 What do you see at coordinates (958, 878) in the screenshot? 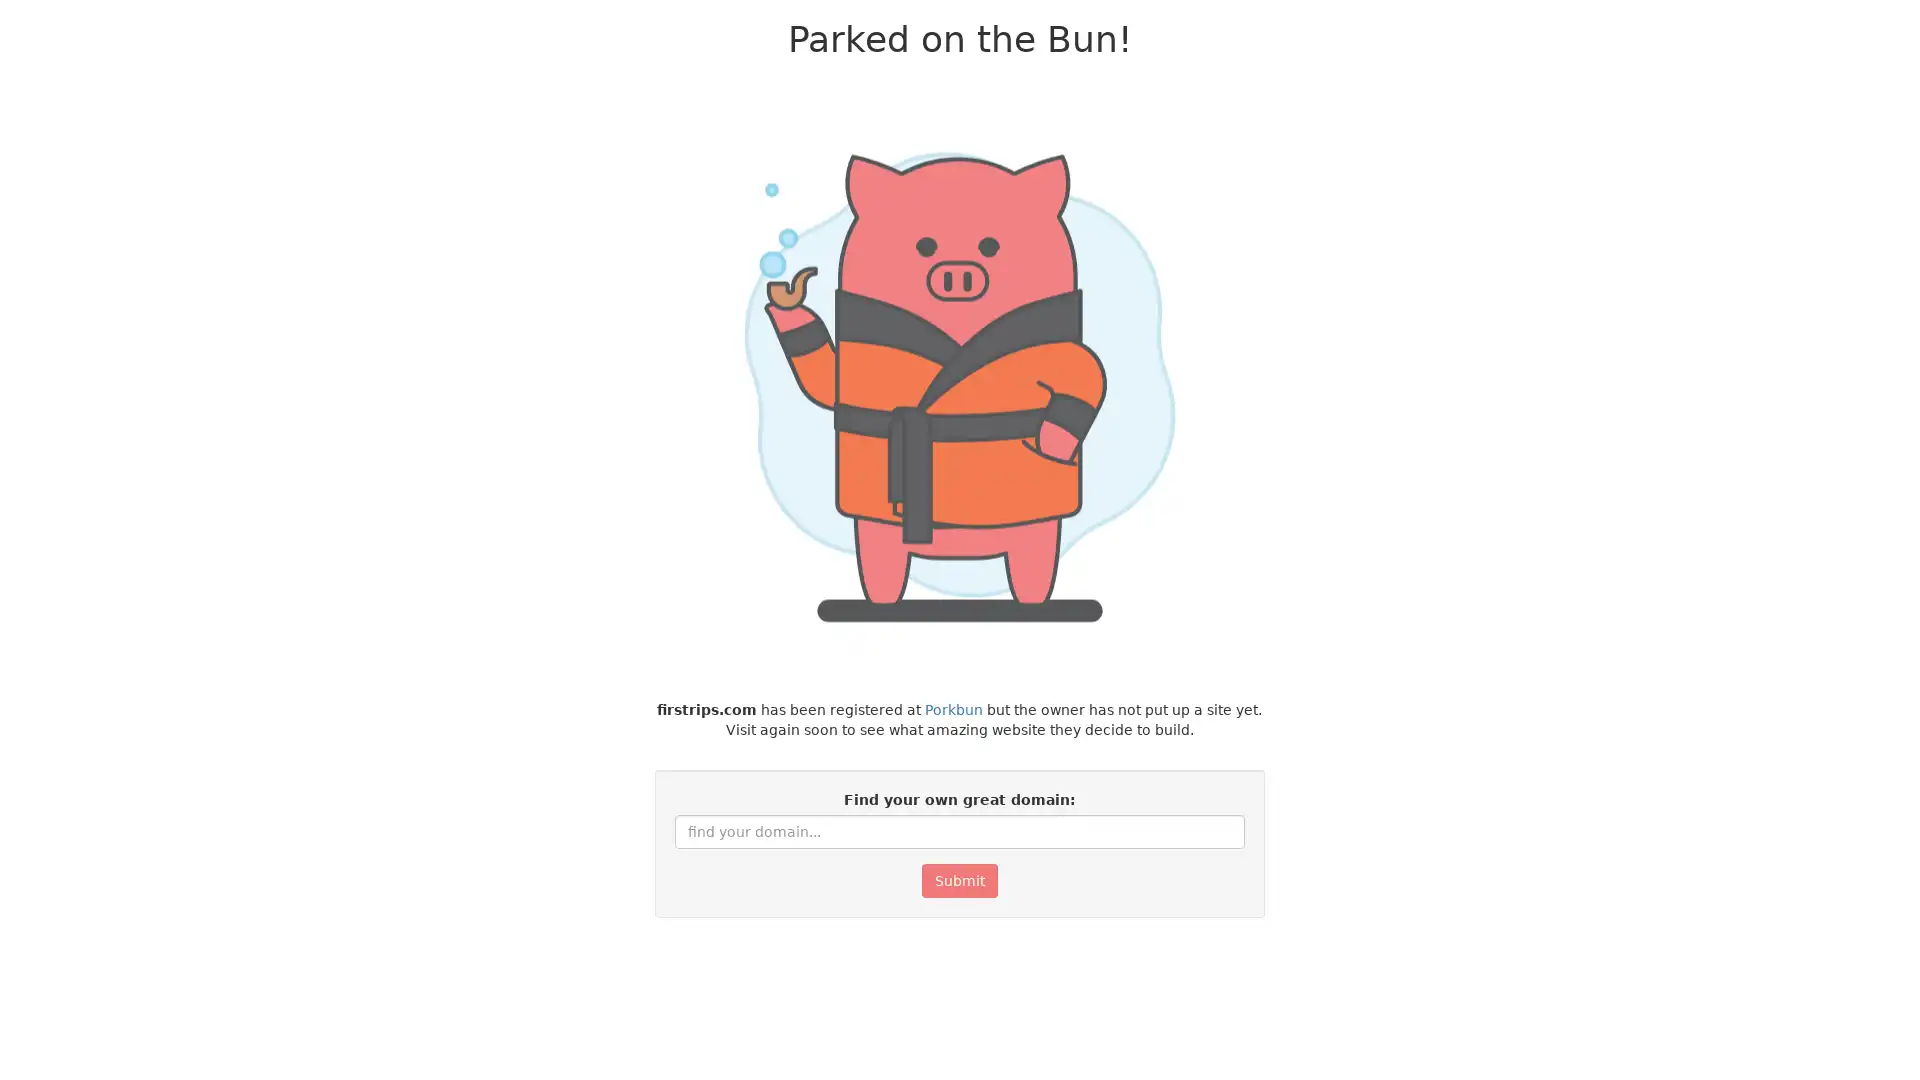
I see `Submit` at bounding box center [958, 878].